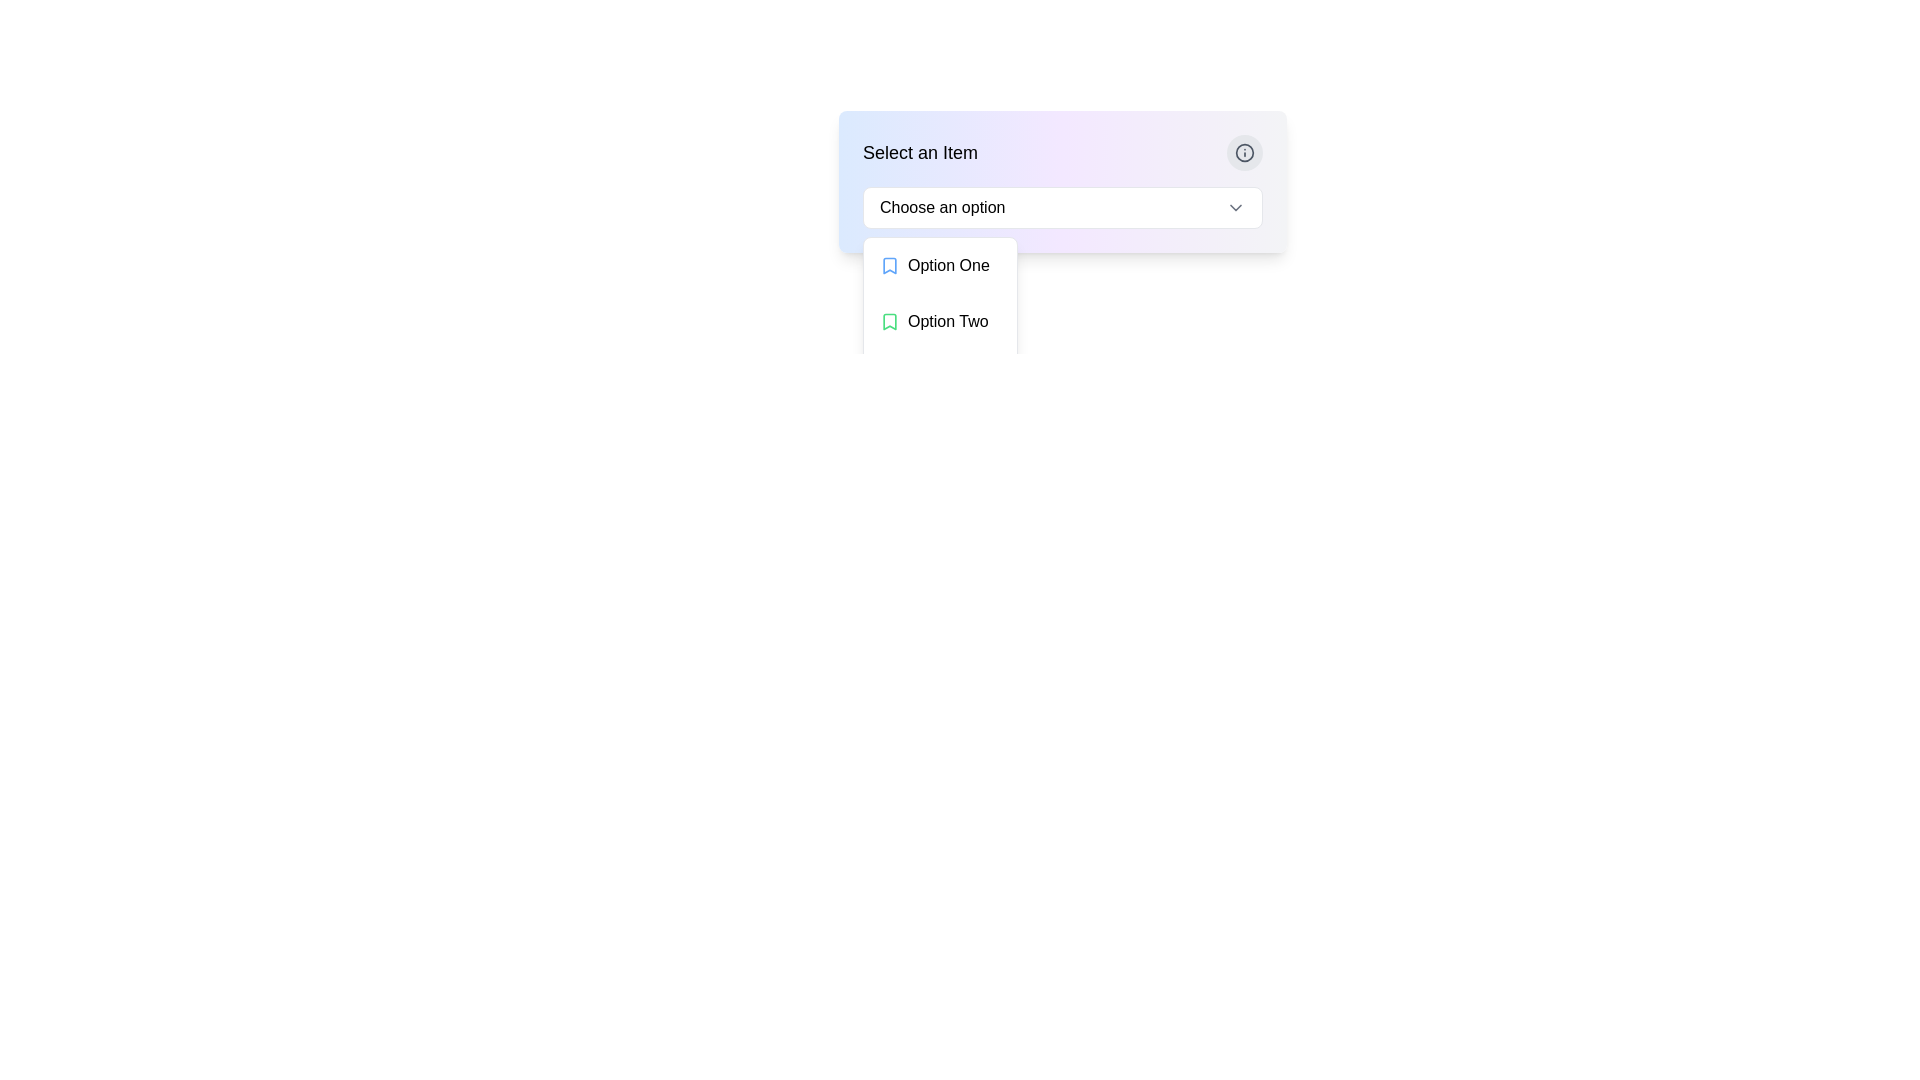 The height and width of the screenshot is (1080, 1920). What do you see at coordinates (939, 320) in the screenshot?
I see `the second selectable option 'Option Two' in the dropdown menu` at bounding box center [939, 320].